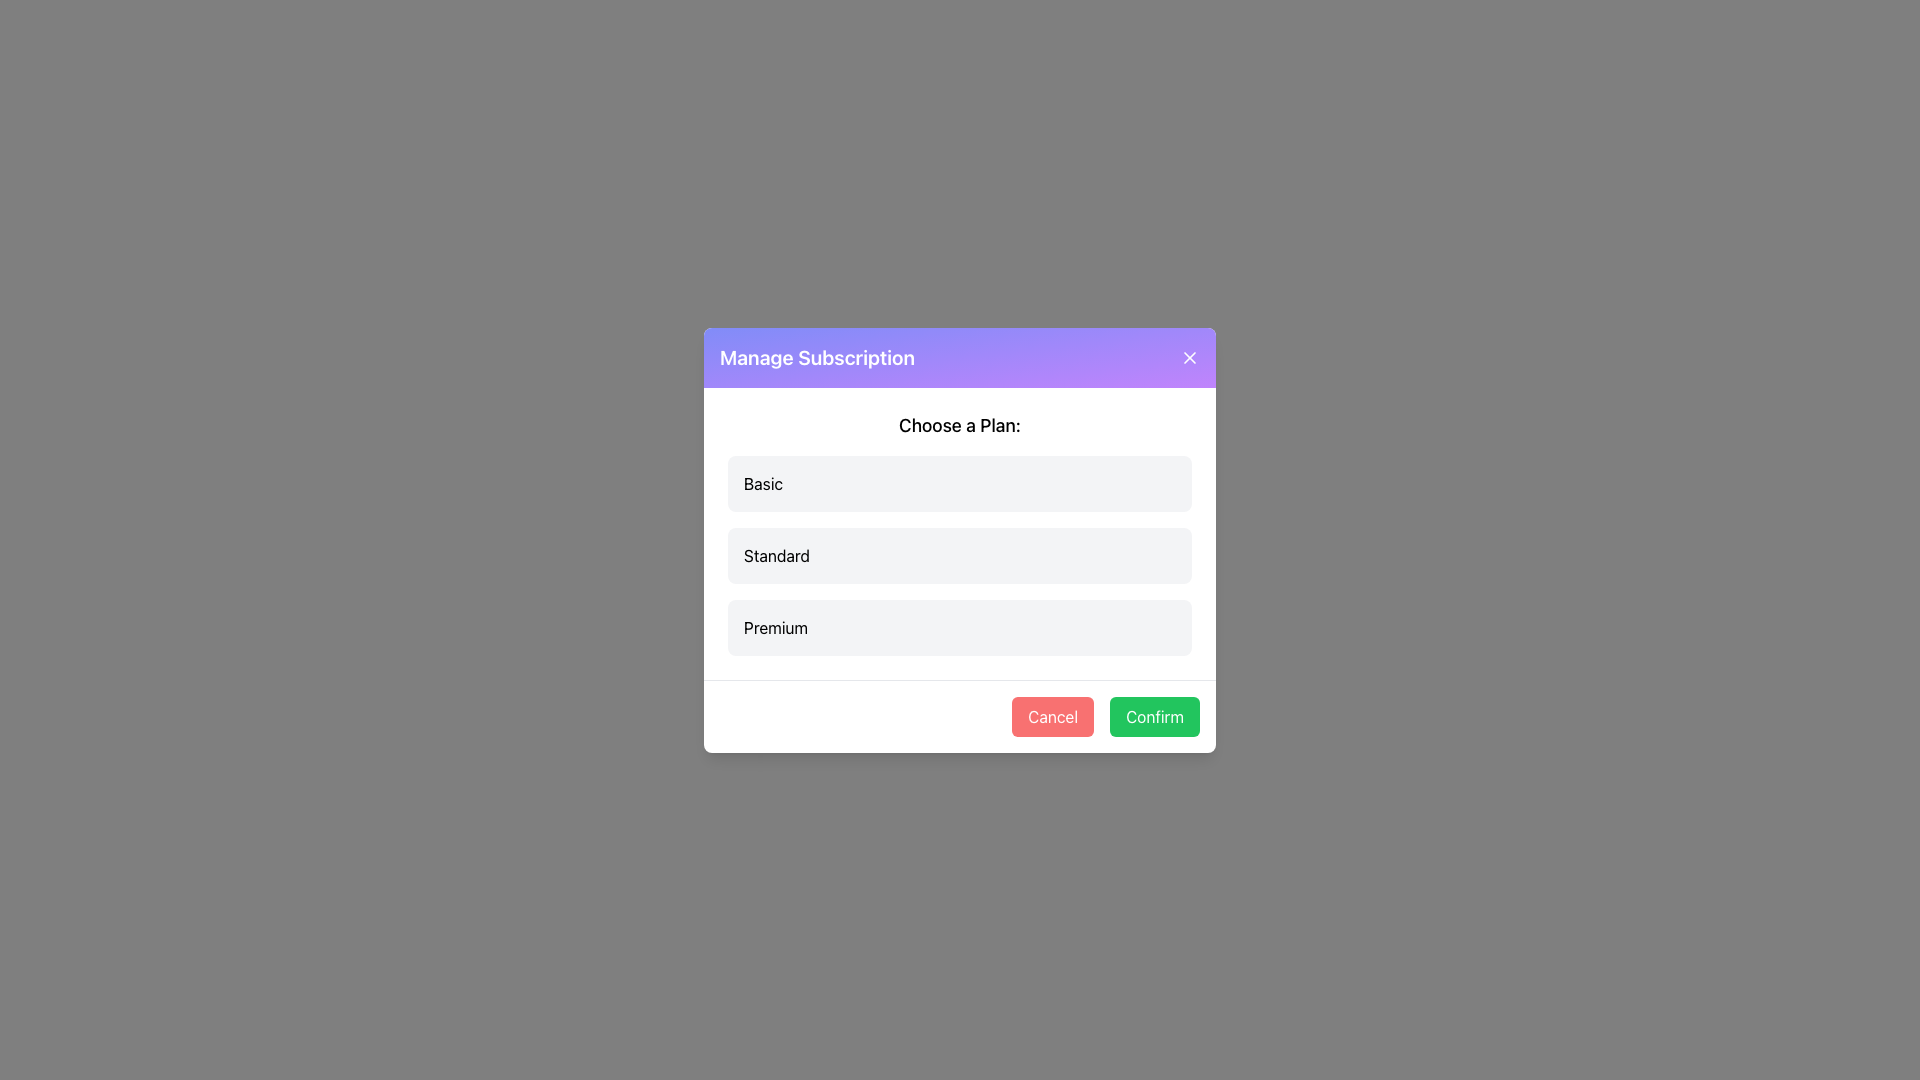  I want to click on the 'Premium' option in the subscription selection interface, so click(960, 626).